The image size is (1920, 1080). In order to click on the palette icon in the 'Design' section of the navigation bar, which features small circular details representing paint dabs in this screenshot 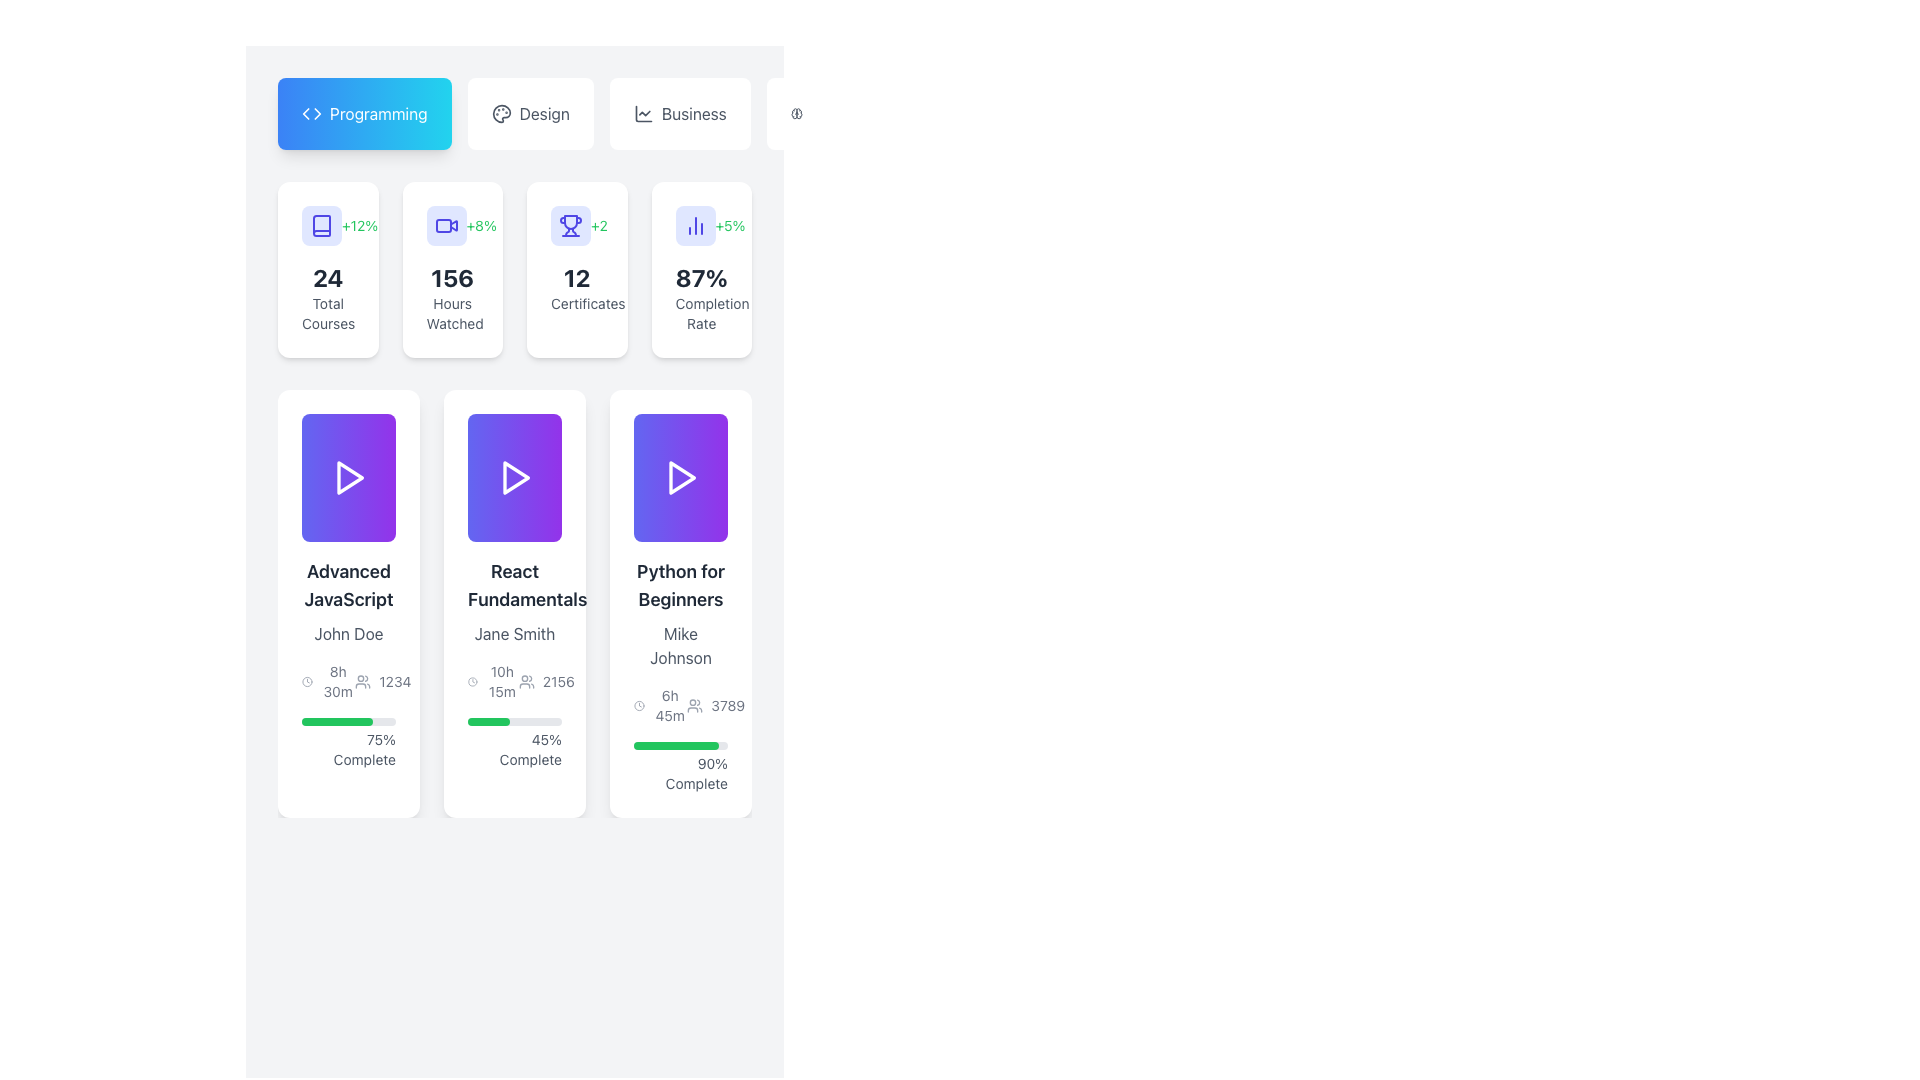, I will do `click(501, 114)`.